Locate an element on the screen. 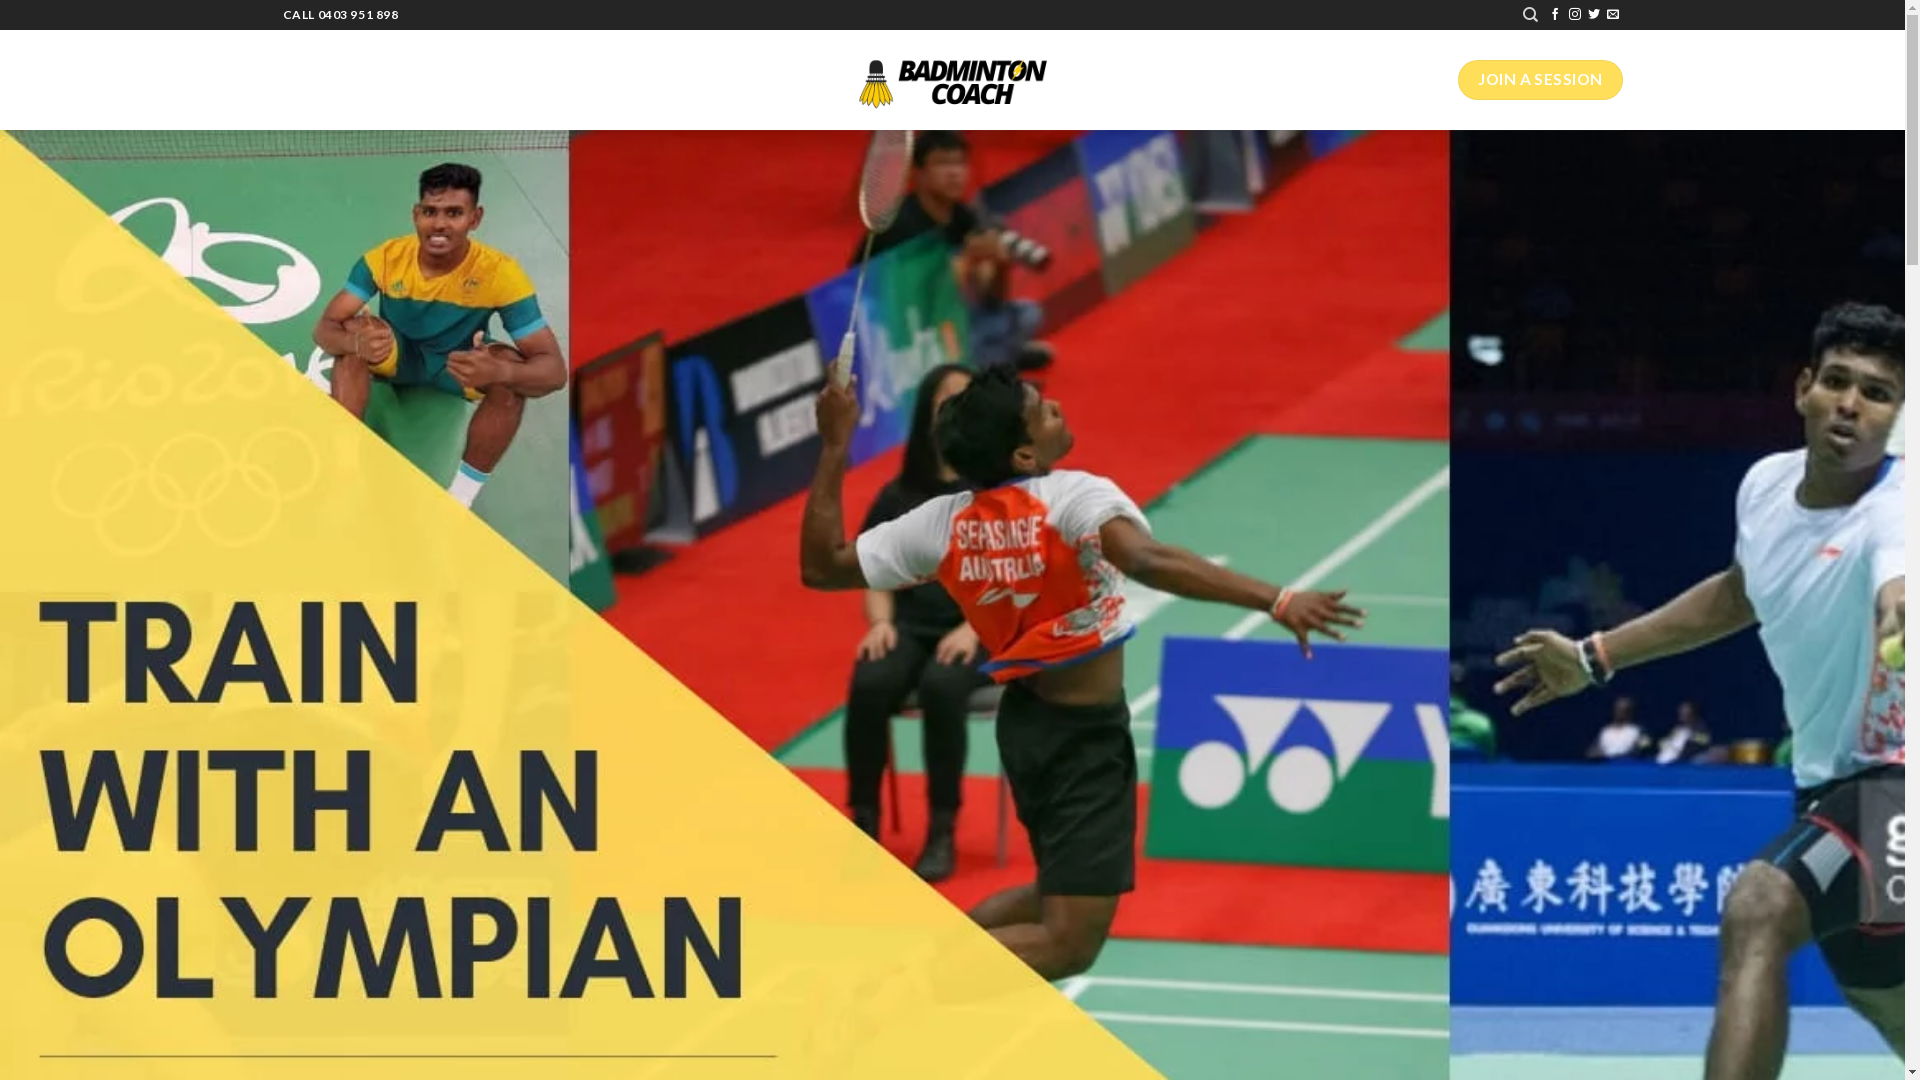 This screenshot has width=1920, height=1080. 'Follow on Twitter' is located at coordinates (1592, 15).